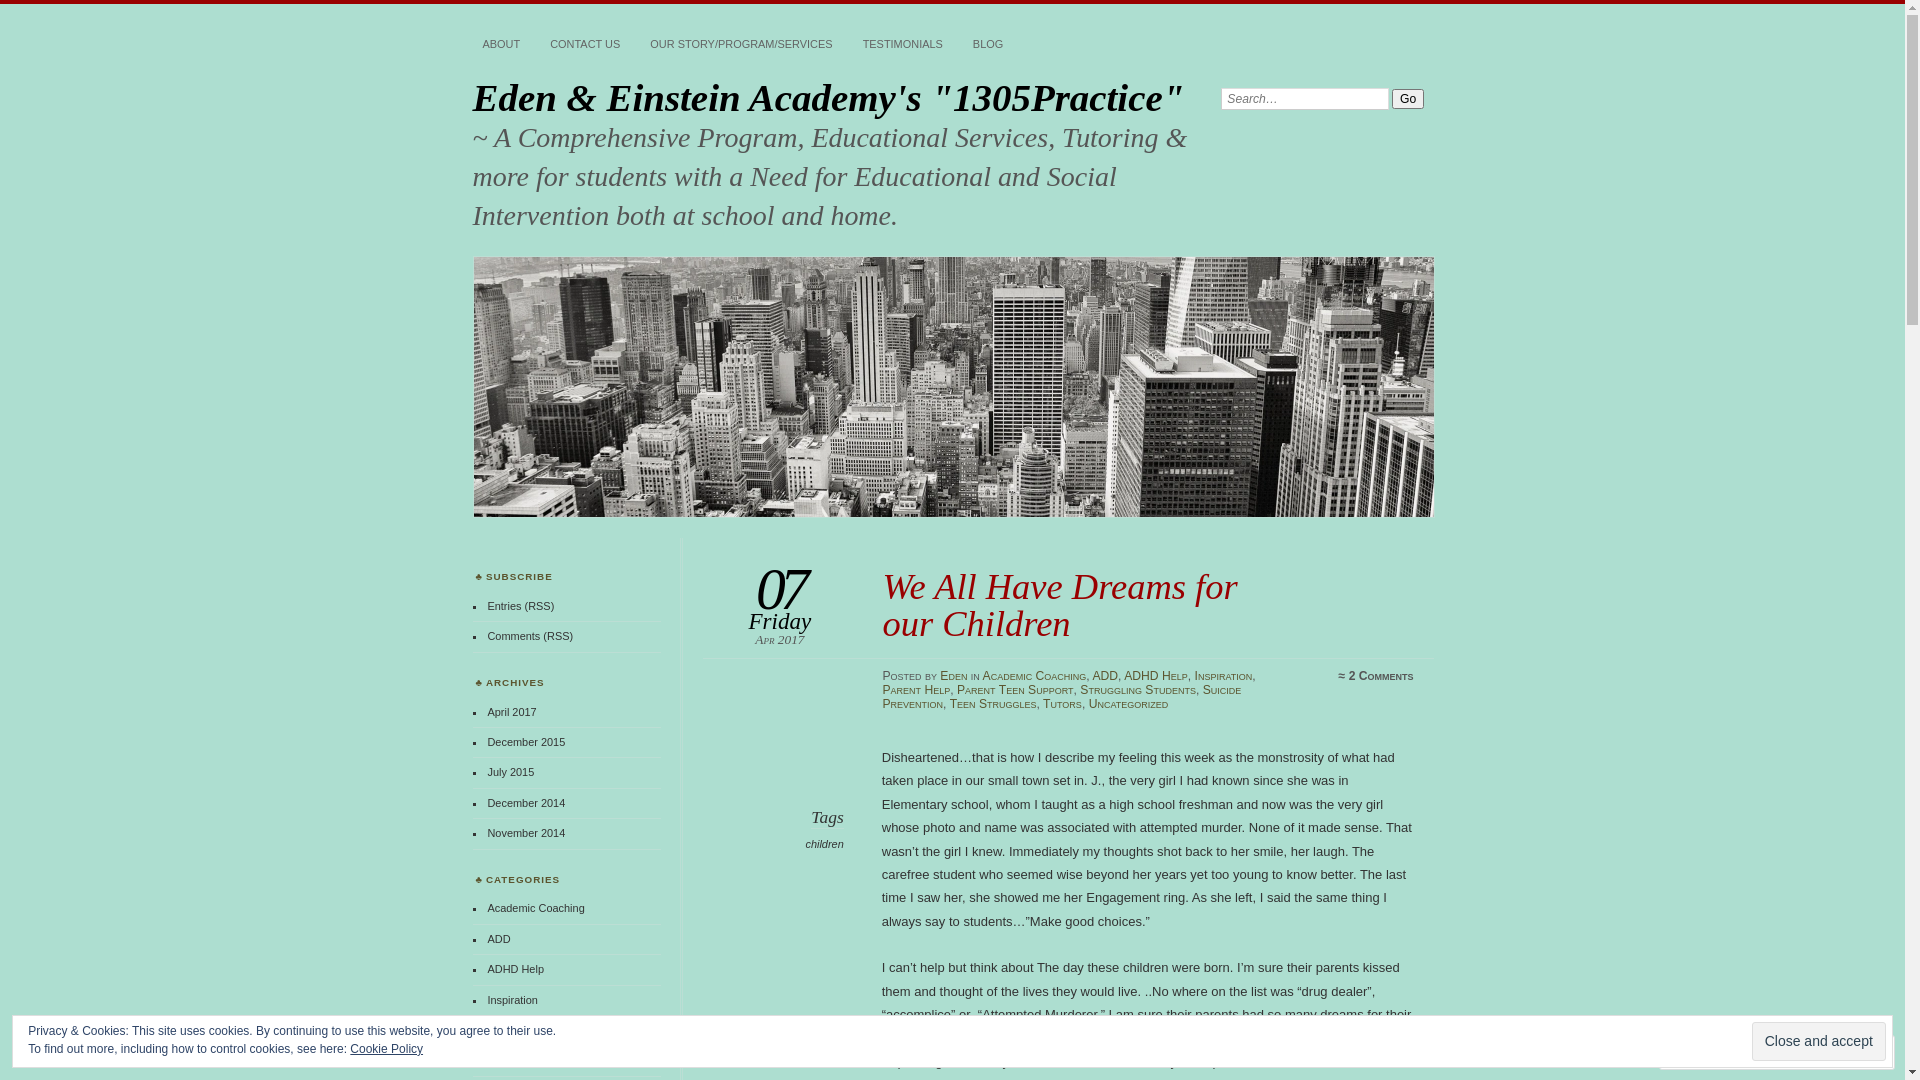 Image resolution: width=1920 pixels, height=1080 pixels. Describe the element at coordinates (498, 938) in the screenshot. I see `'ADD'` at that location.